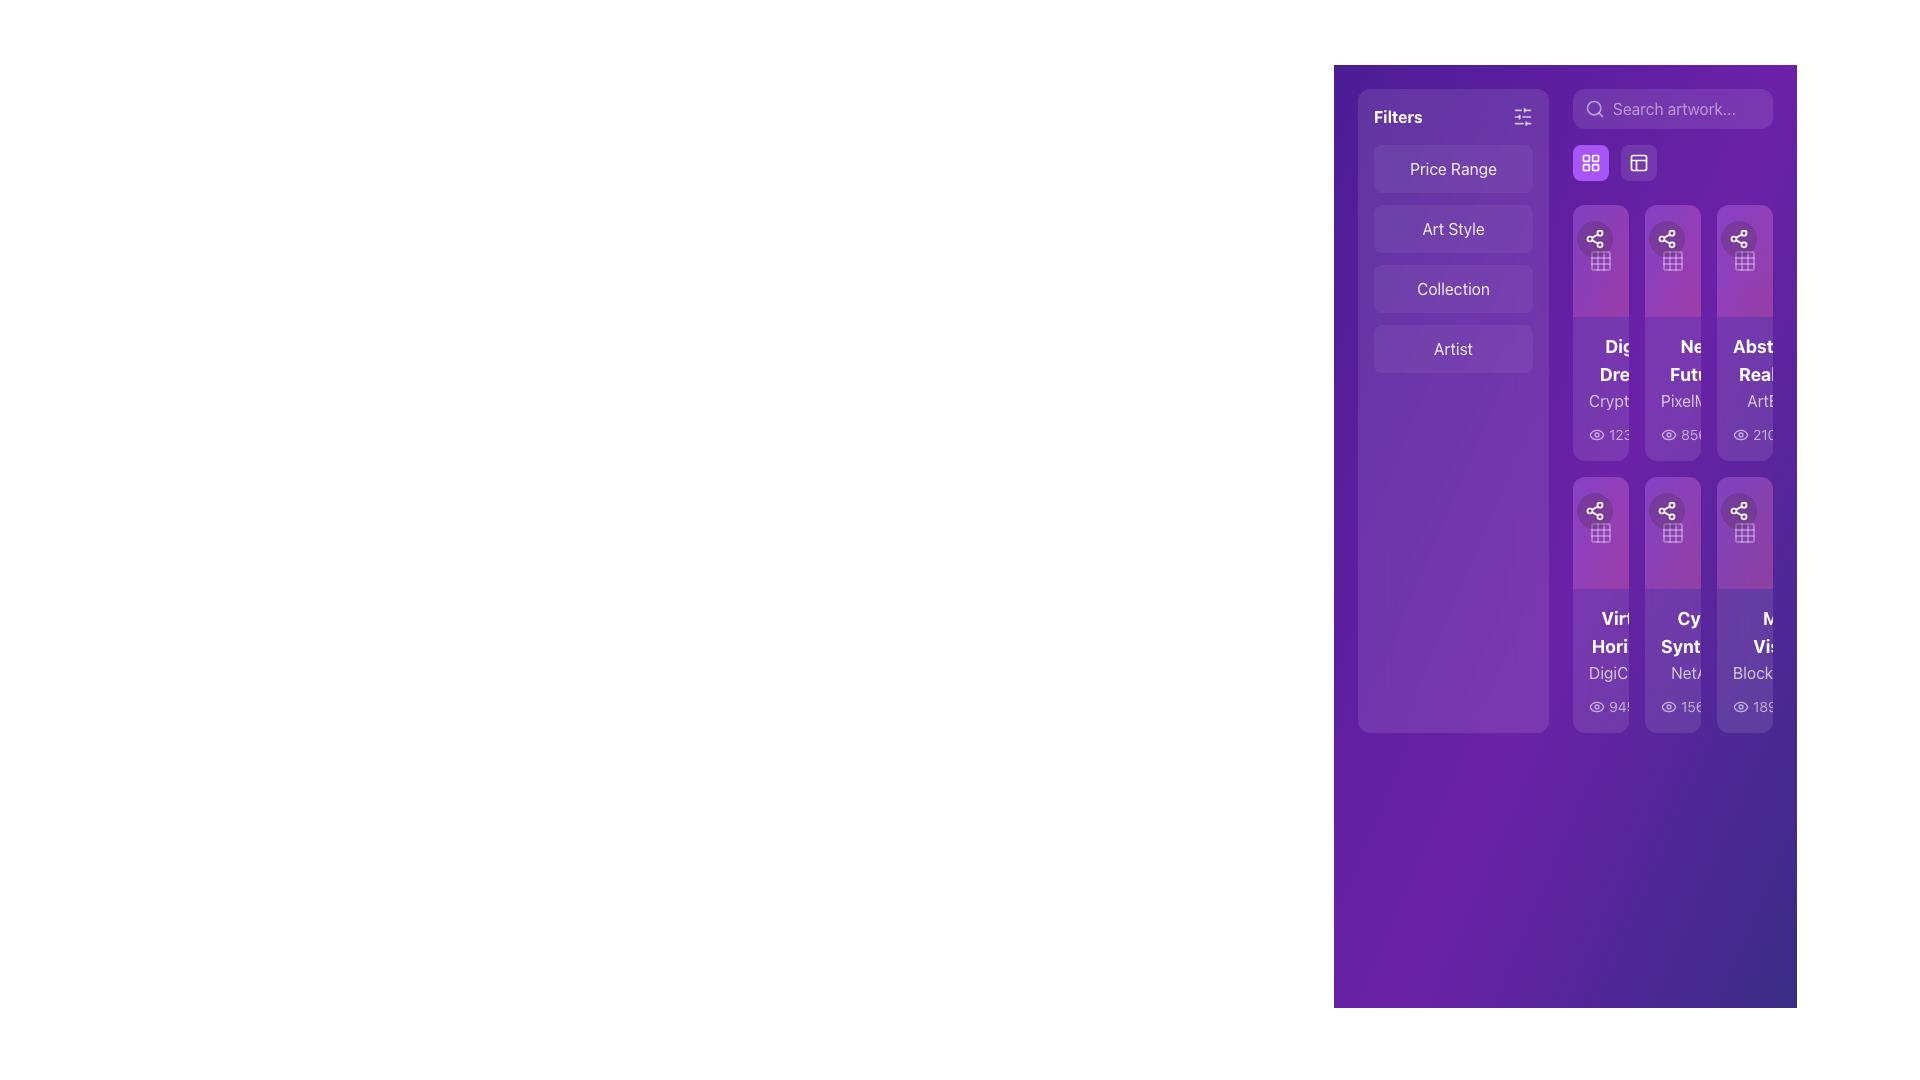  Describe the element at coordinates (1659, 434) in the screenshot. I see `numerical value associated with the heart icon located in the lower section of the card-like layout, positioned to the right of the numerical value (1234)` at that location.